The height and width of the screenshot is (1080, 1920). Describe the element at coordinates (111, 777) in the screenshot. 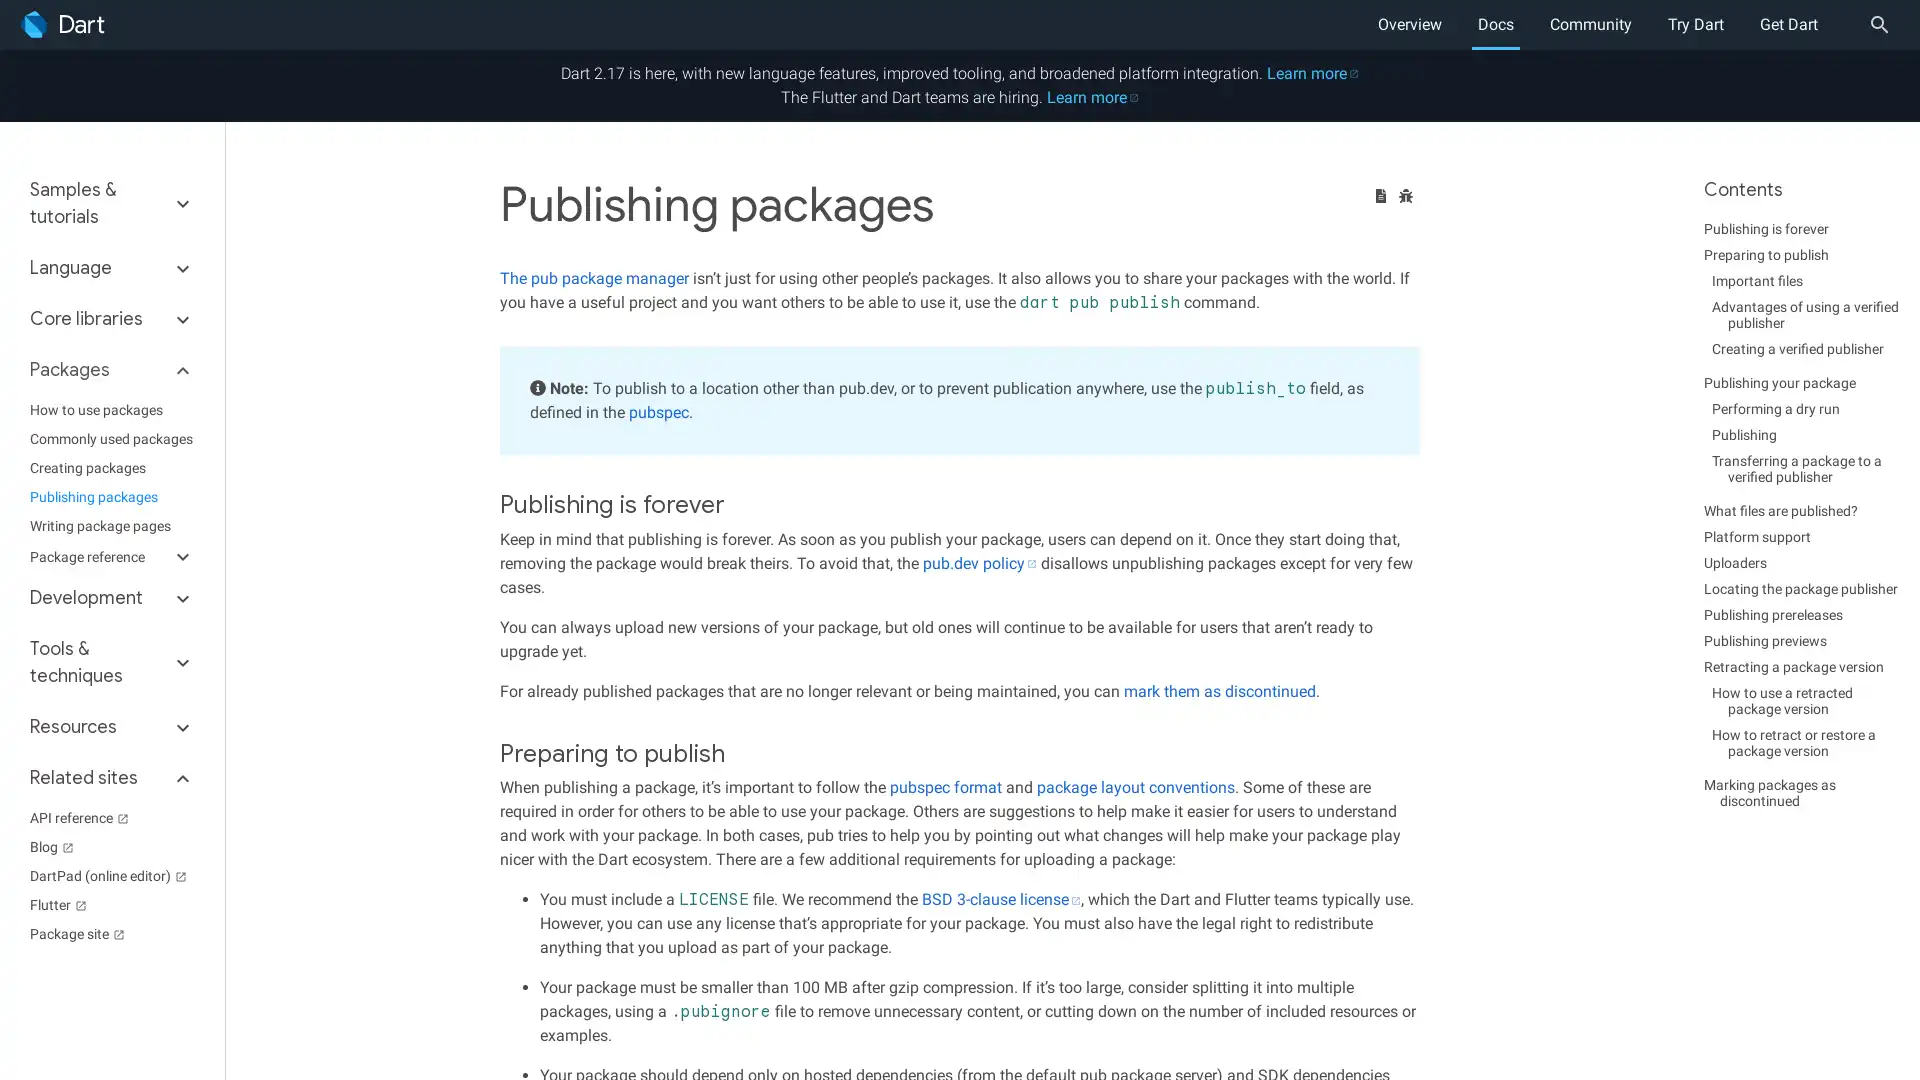

I see `Related sites keyboard_arrow_down` at that location.